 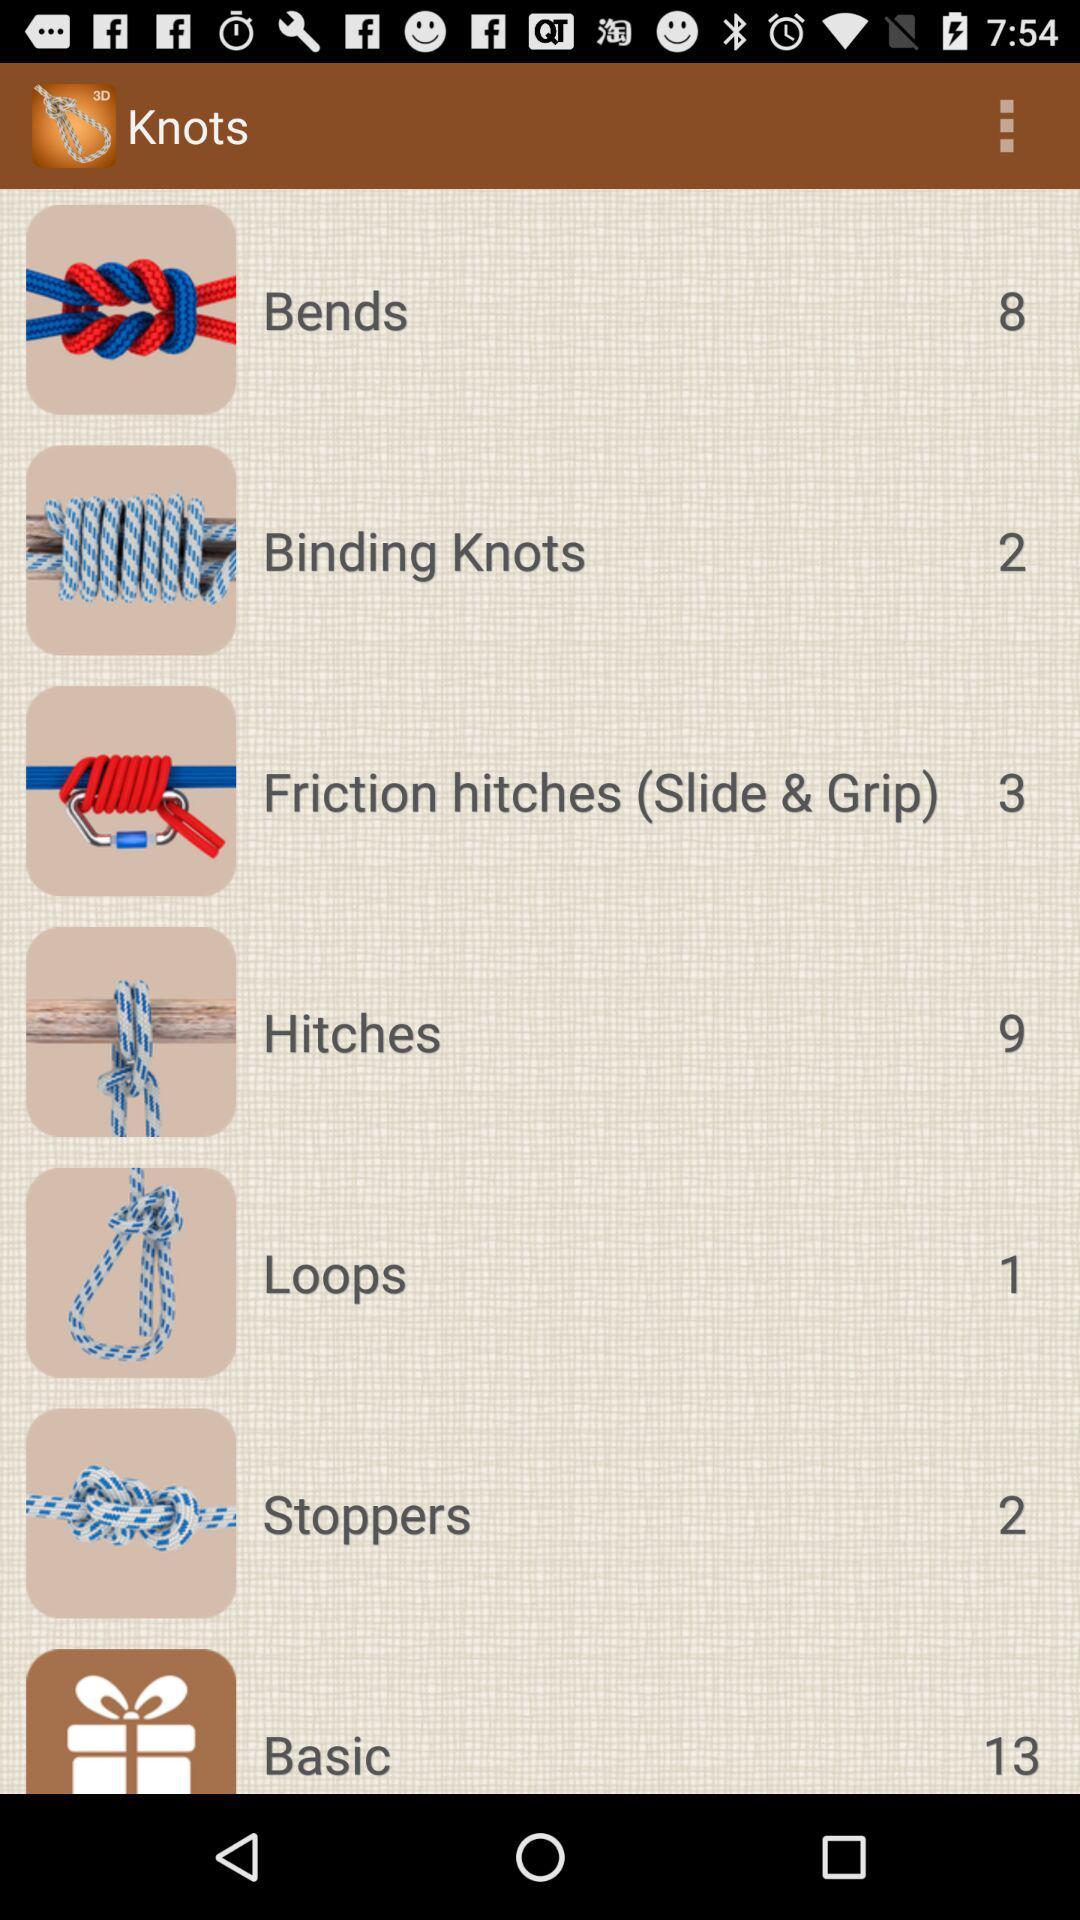 I want to click on loops icon, so click(x=609, y=1271).